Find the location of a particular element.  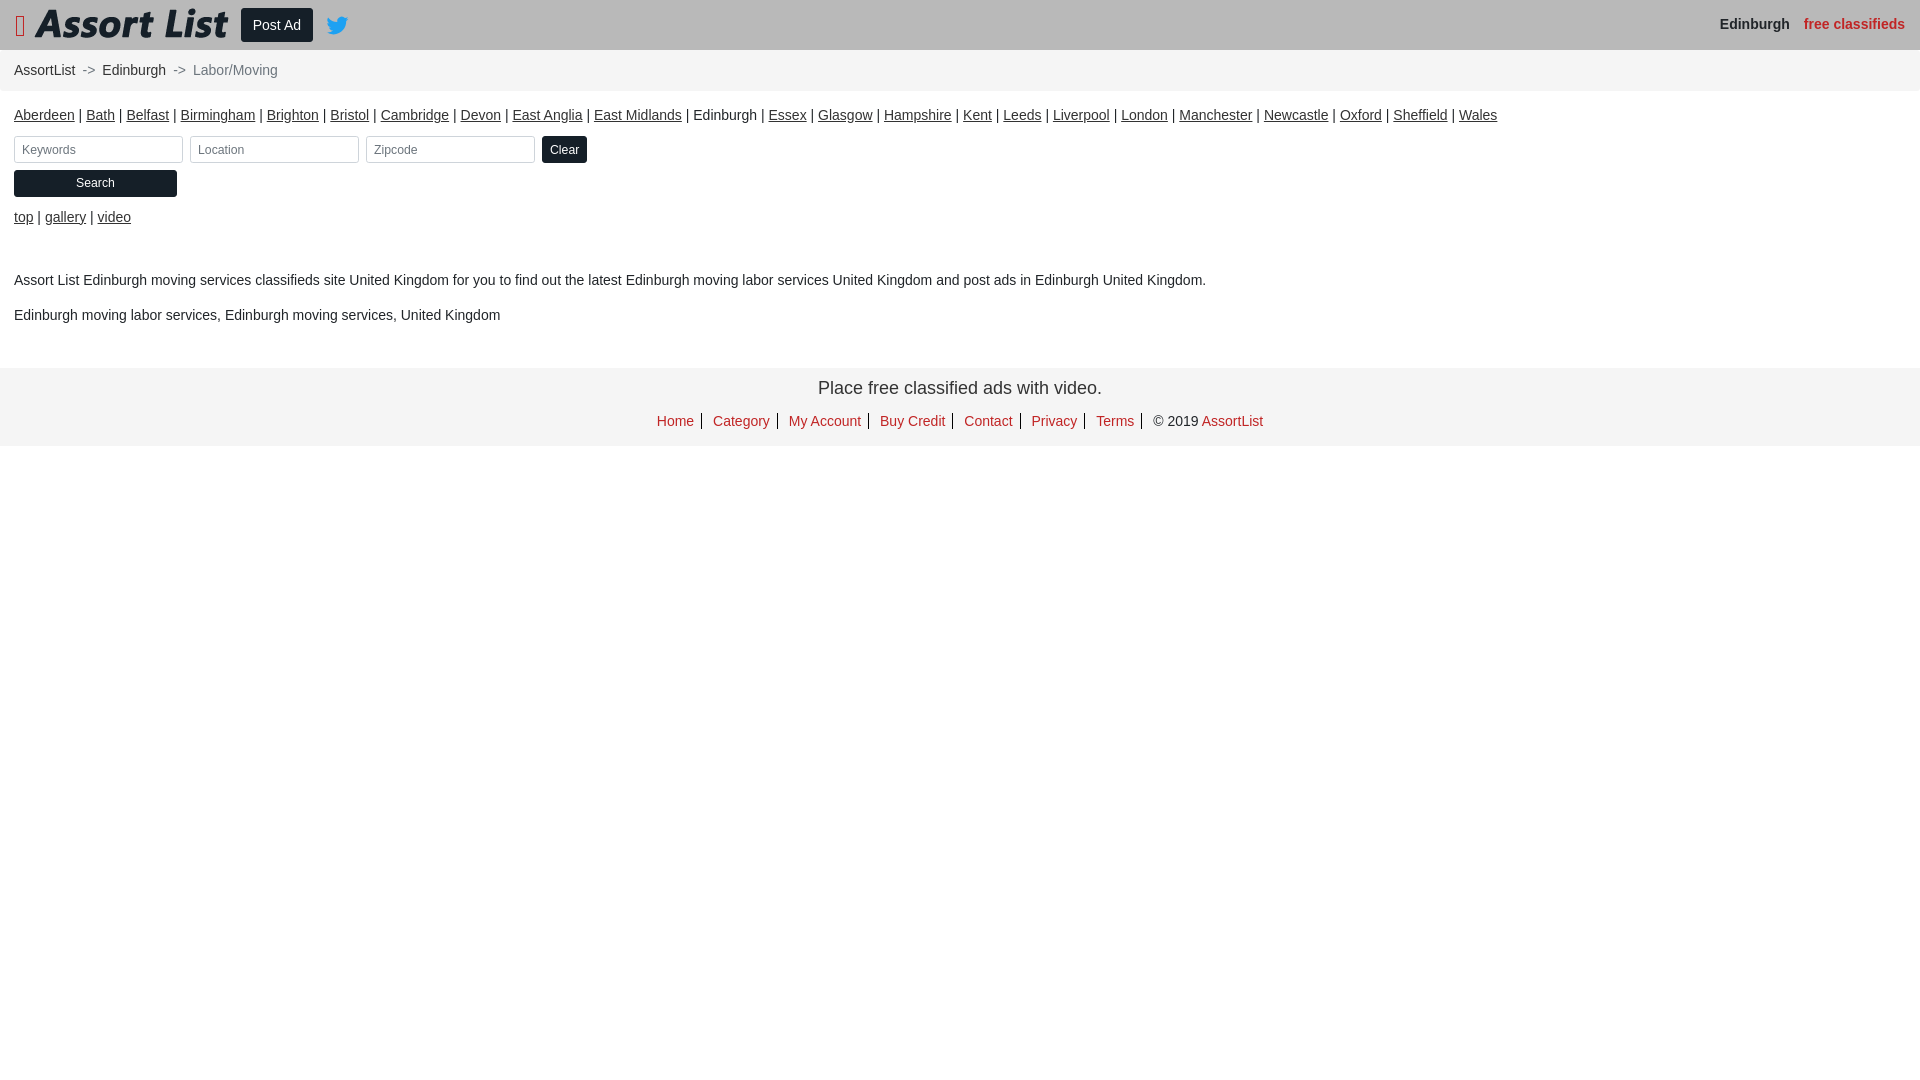

'East Midlands' is located at coordinates (637, 115).